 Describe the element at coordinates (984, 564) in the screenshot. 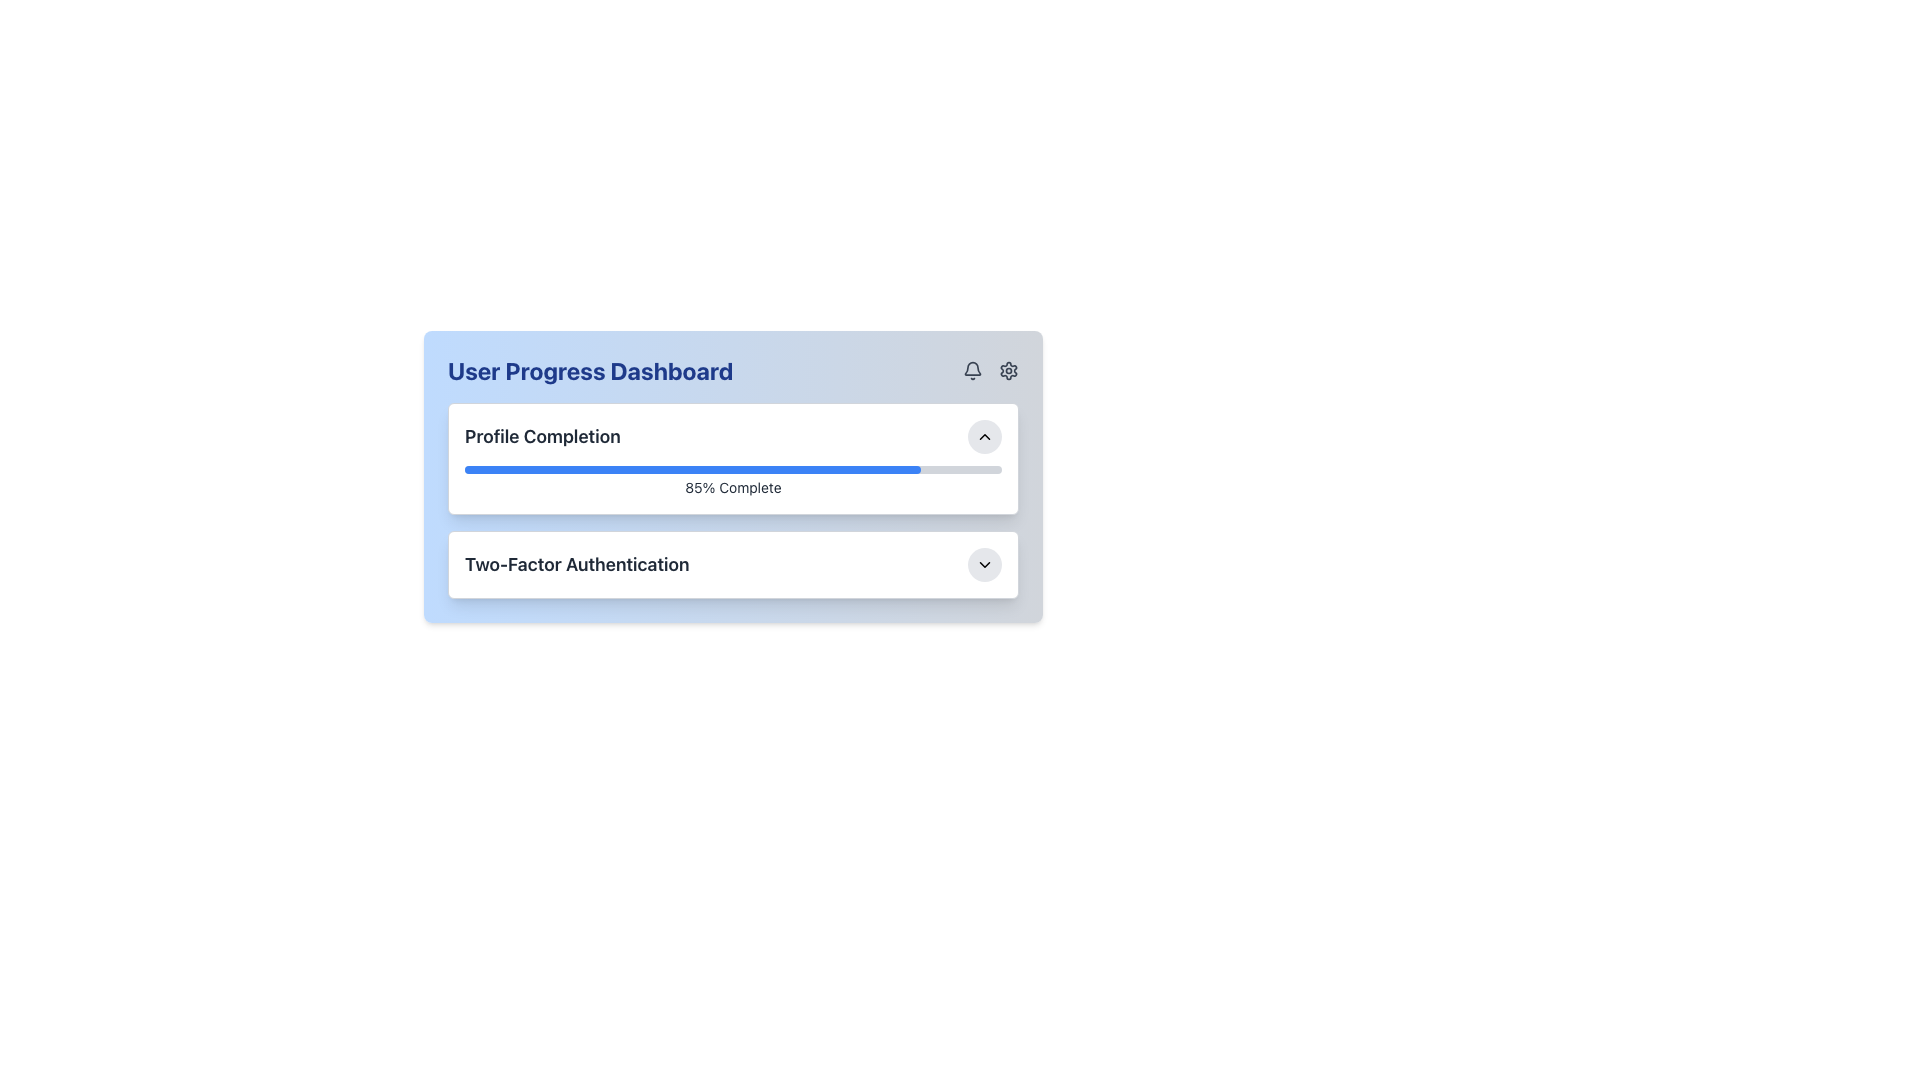

I see `the dropdown toggle button located in the lower-right corner of the 'Two-Factor Authentication' section within the 'User Progress Dashboard' panel` at that location.